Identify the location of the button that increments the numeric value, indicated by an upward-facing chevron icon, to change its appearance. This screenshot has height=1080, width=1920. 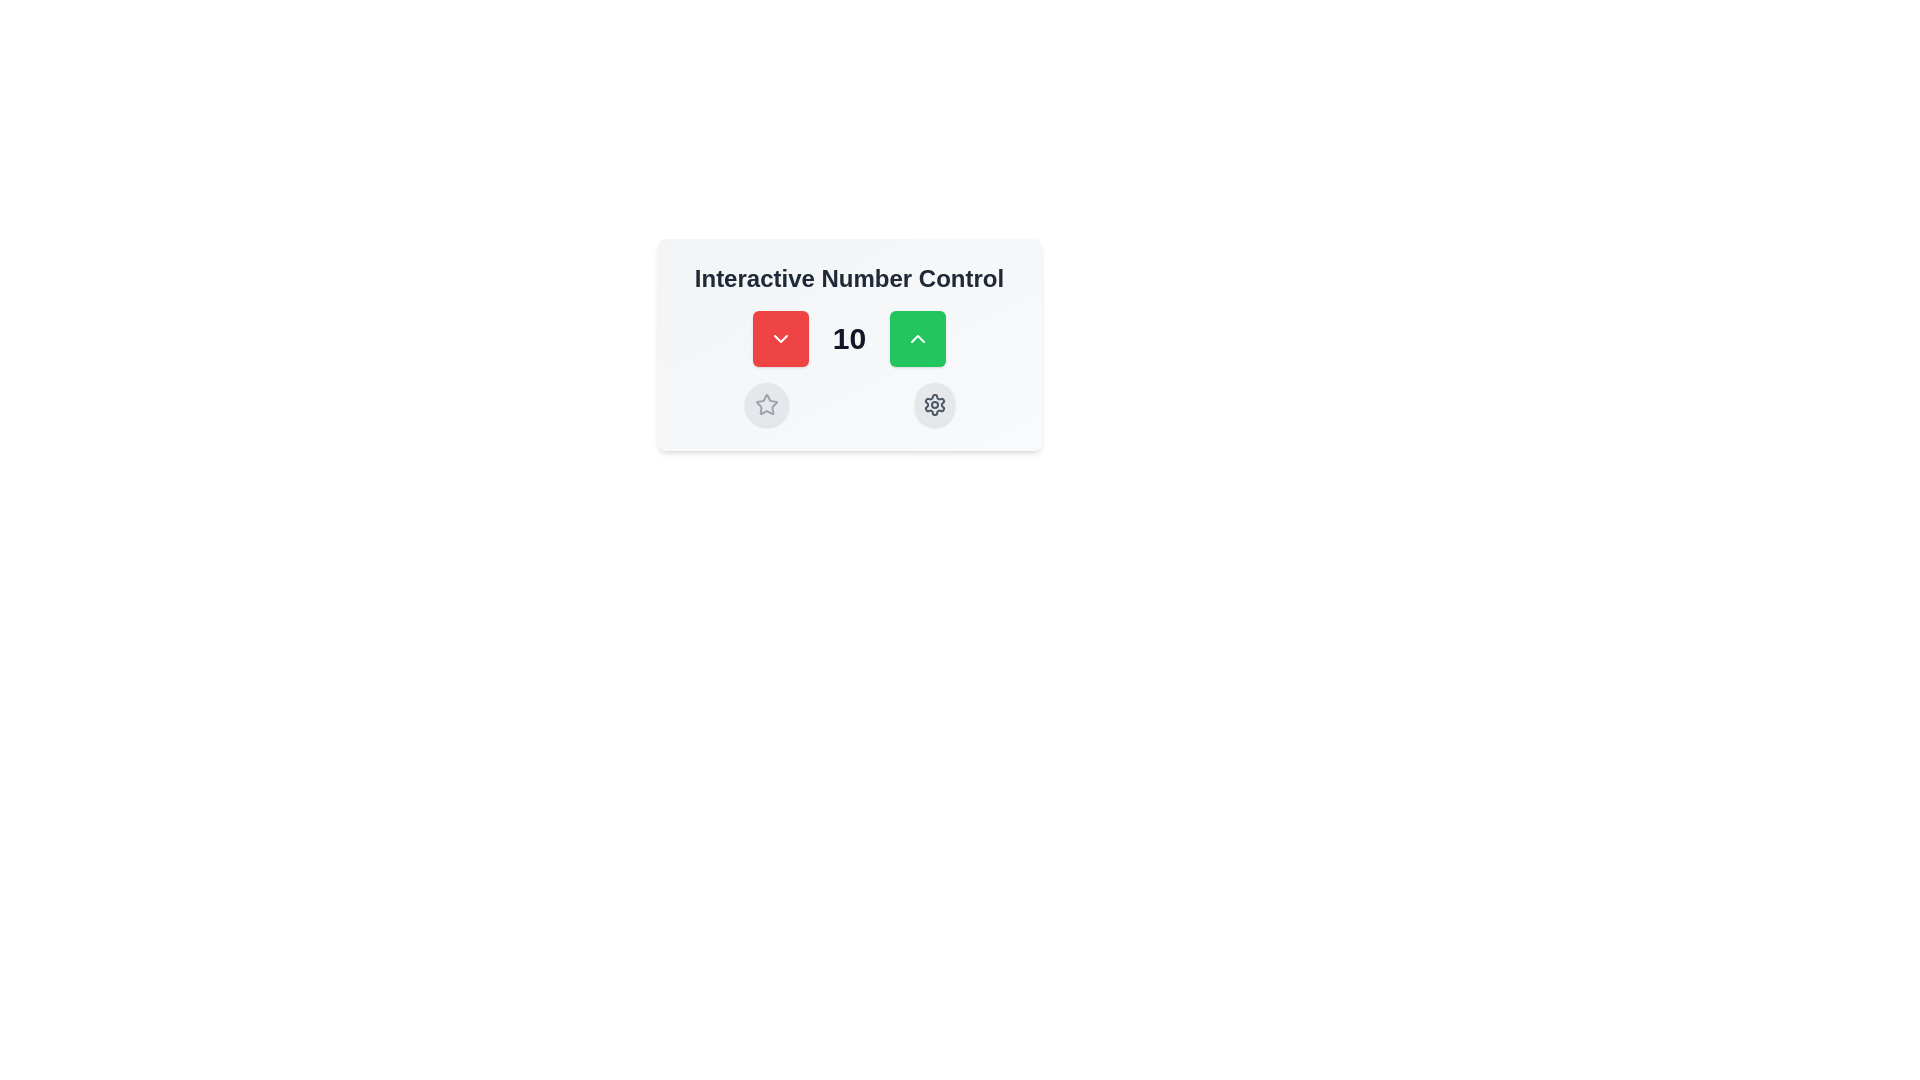
(917, 338).